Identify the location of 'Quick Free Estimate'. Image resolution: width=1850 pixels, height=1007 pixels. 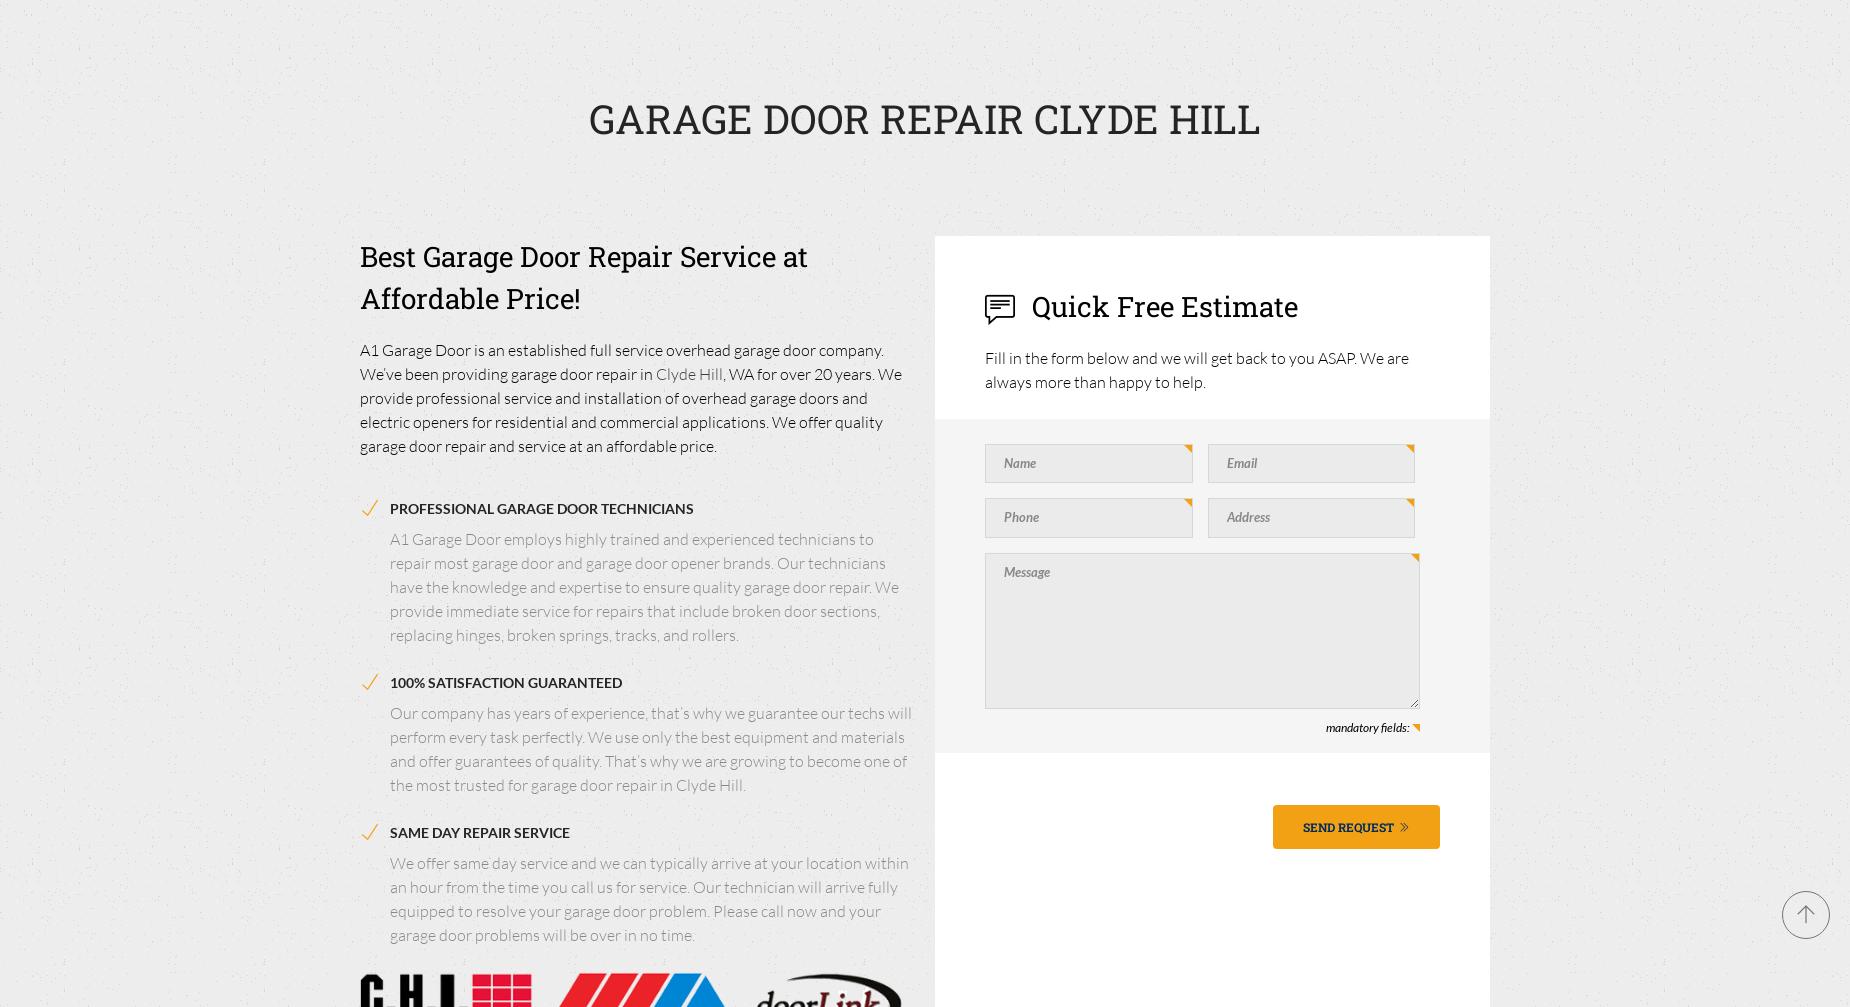
(1160, 305).